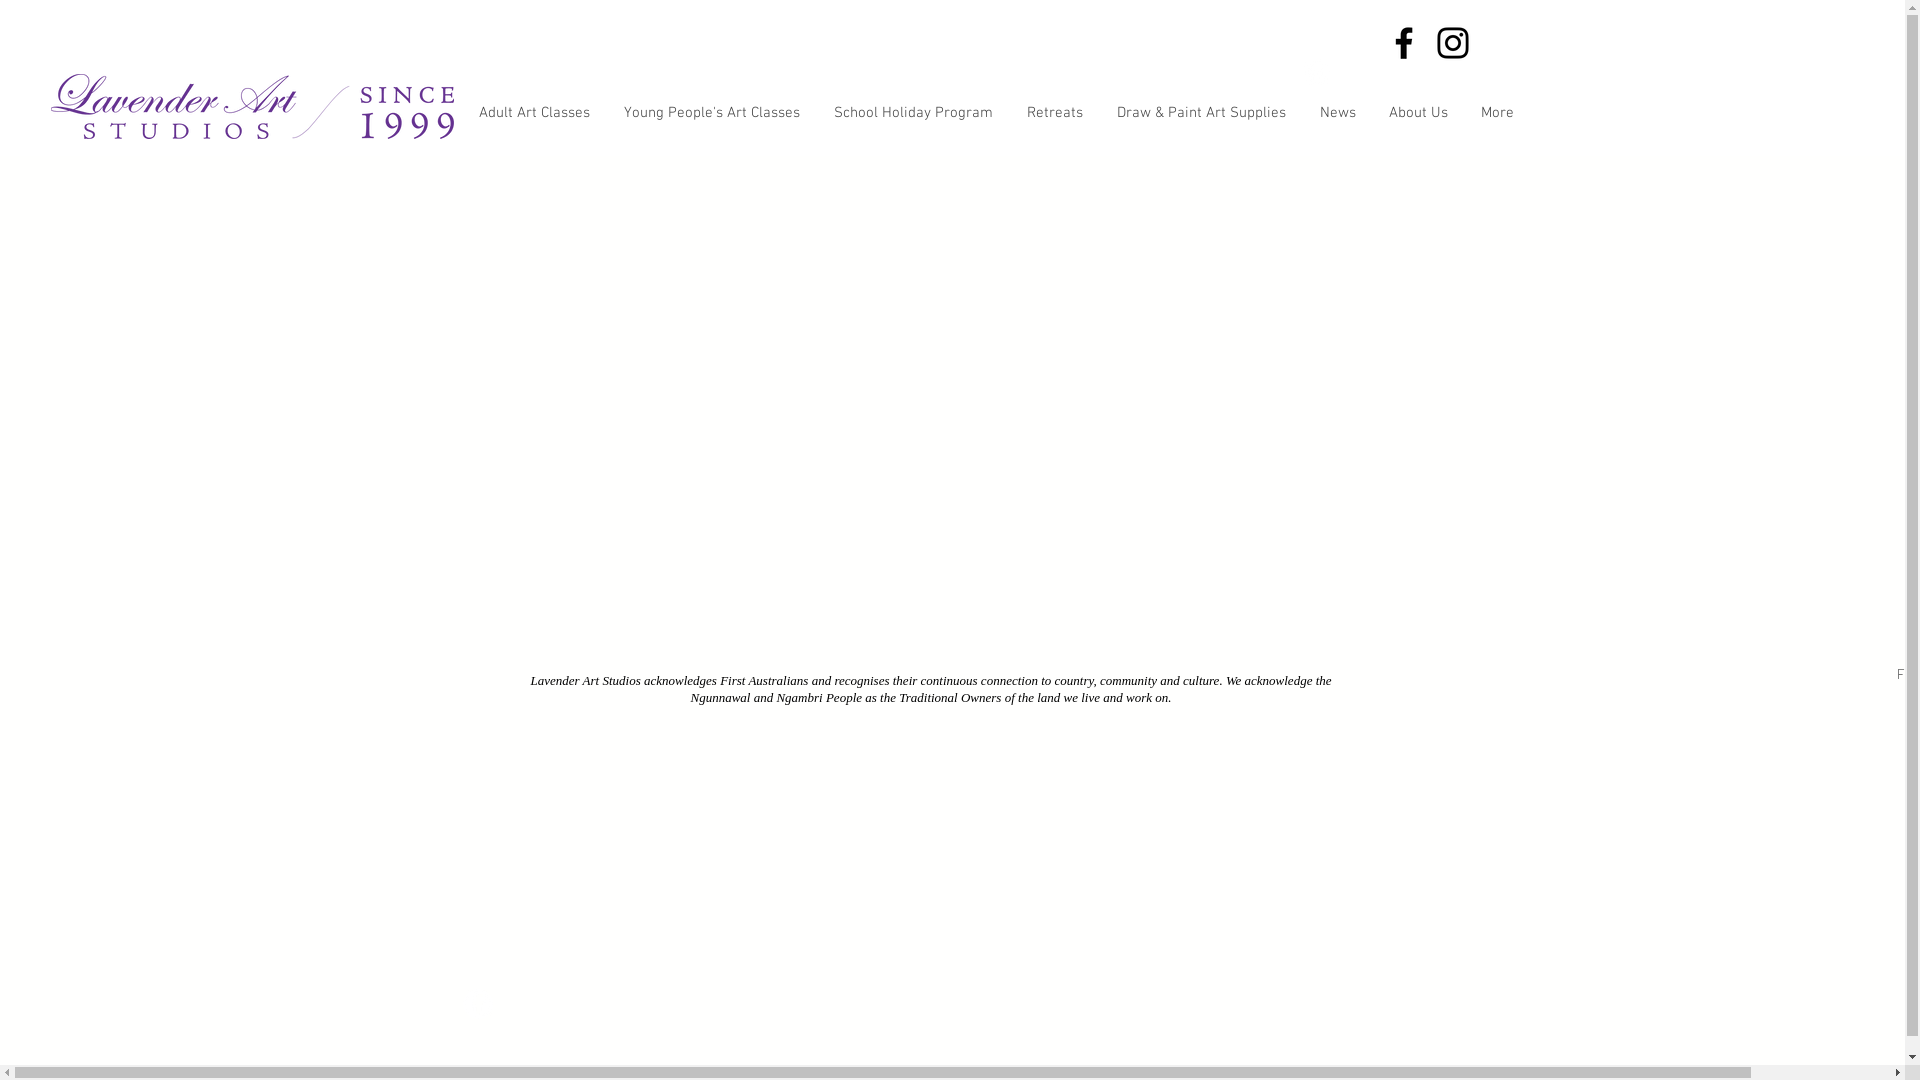  I want to click on 'News', so click(1336, 113).